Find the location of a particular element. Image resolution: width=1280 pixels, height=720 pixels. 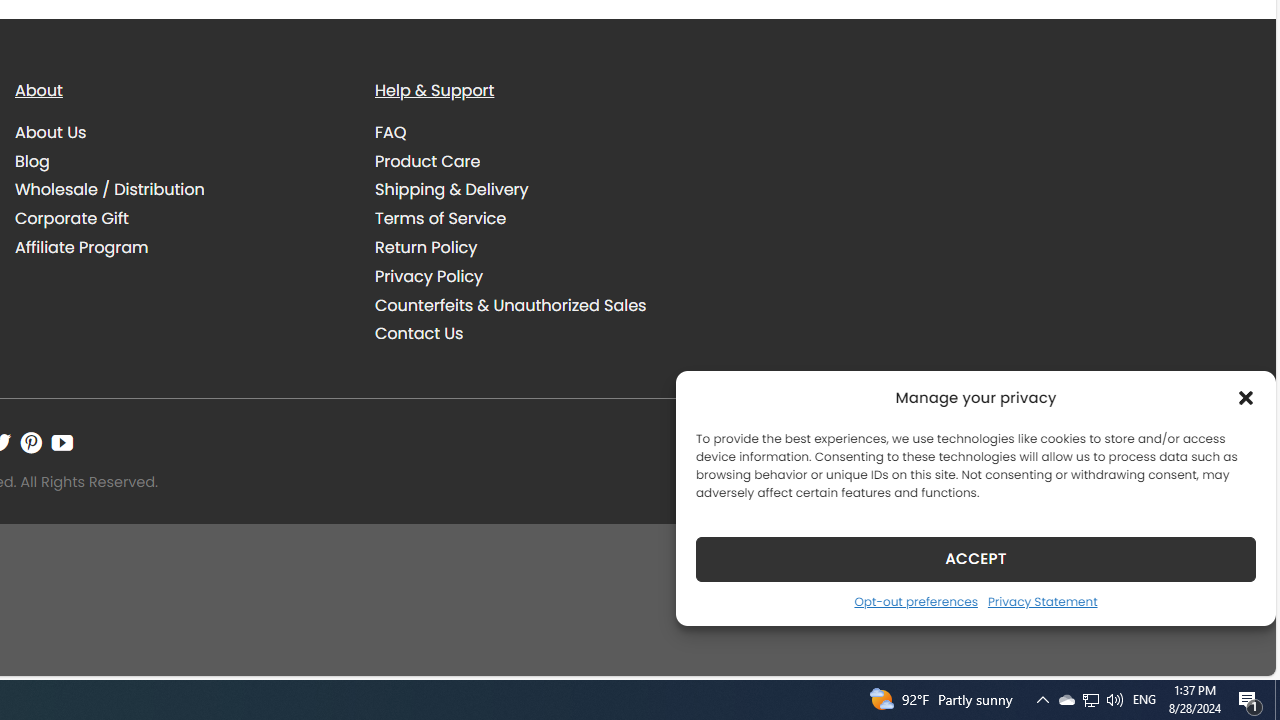

'Return Policy' is located at coordinates (425, 247).